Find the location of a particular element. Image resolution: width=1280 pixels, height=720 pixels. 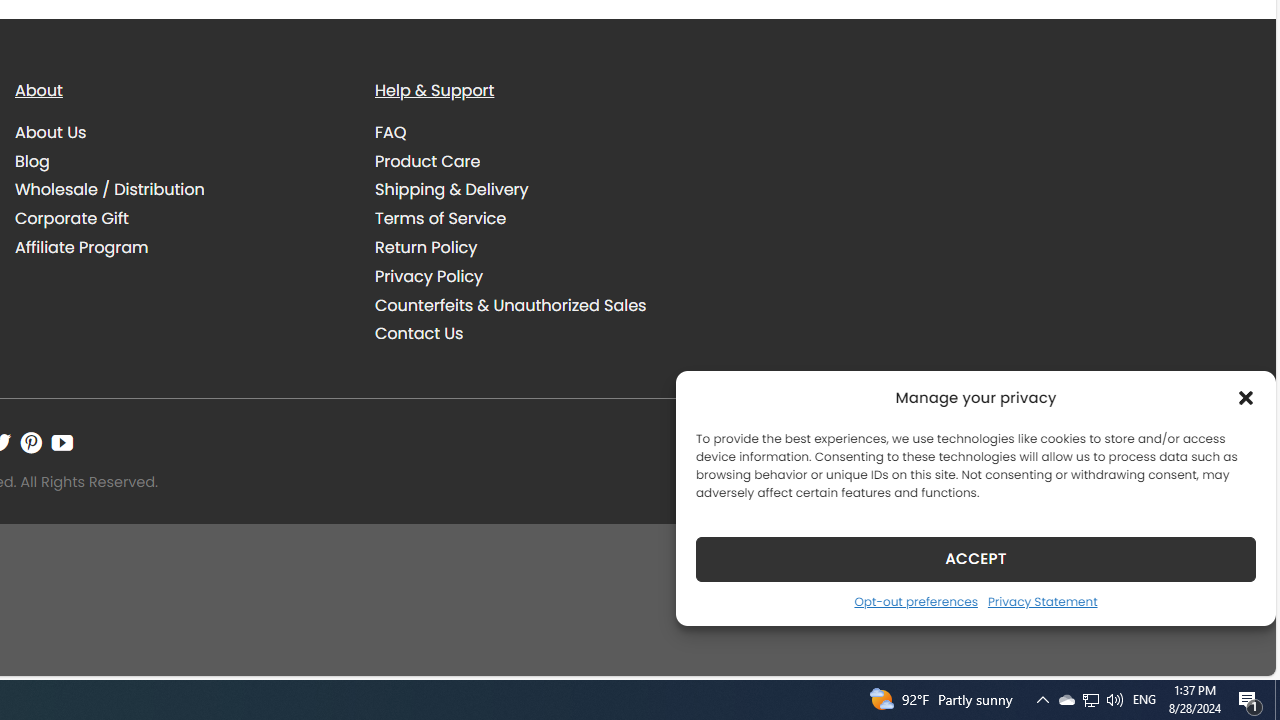

'Return Policy' is located at coordinates (425, 247).